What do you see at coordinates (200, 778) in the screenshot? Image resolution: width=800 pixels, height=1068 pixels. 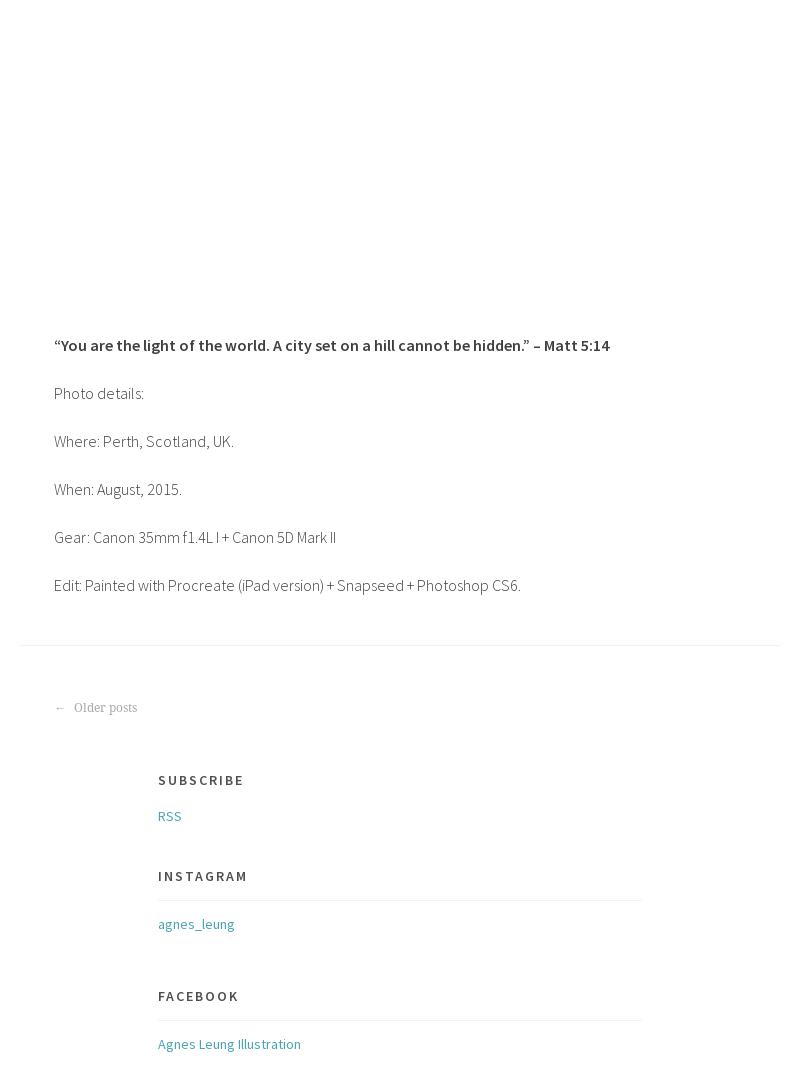 I see `'Subscribe'` at bounding box center [200, 778].